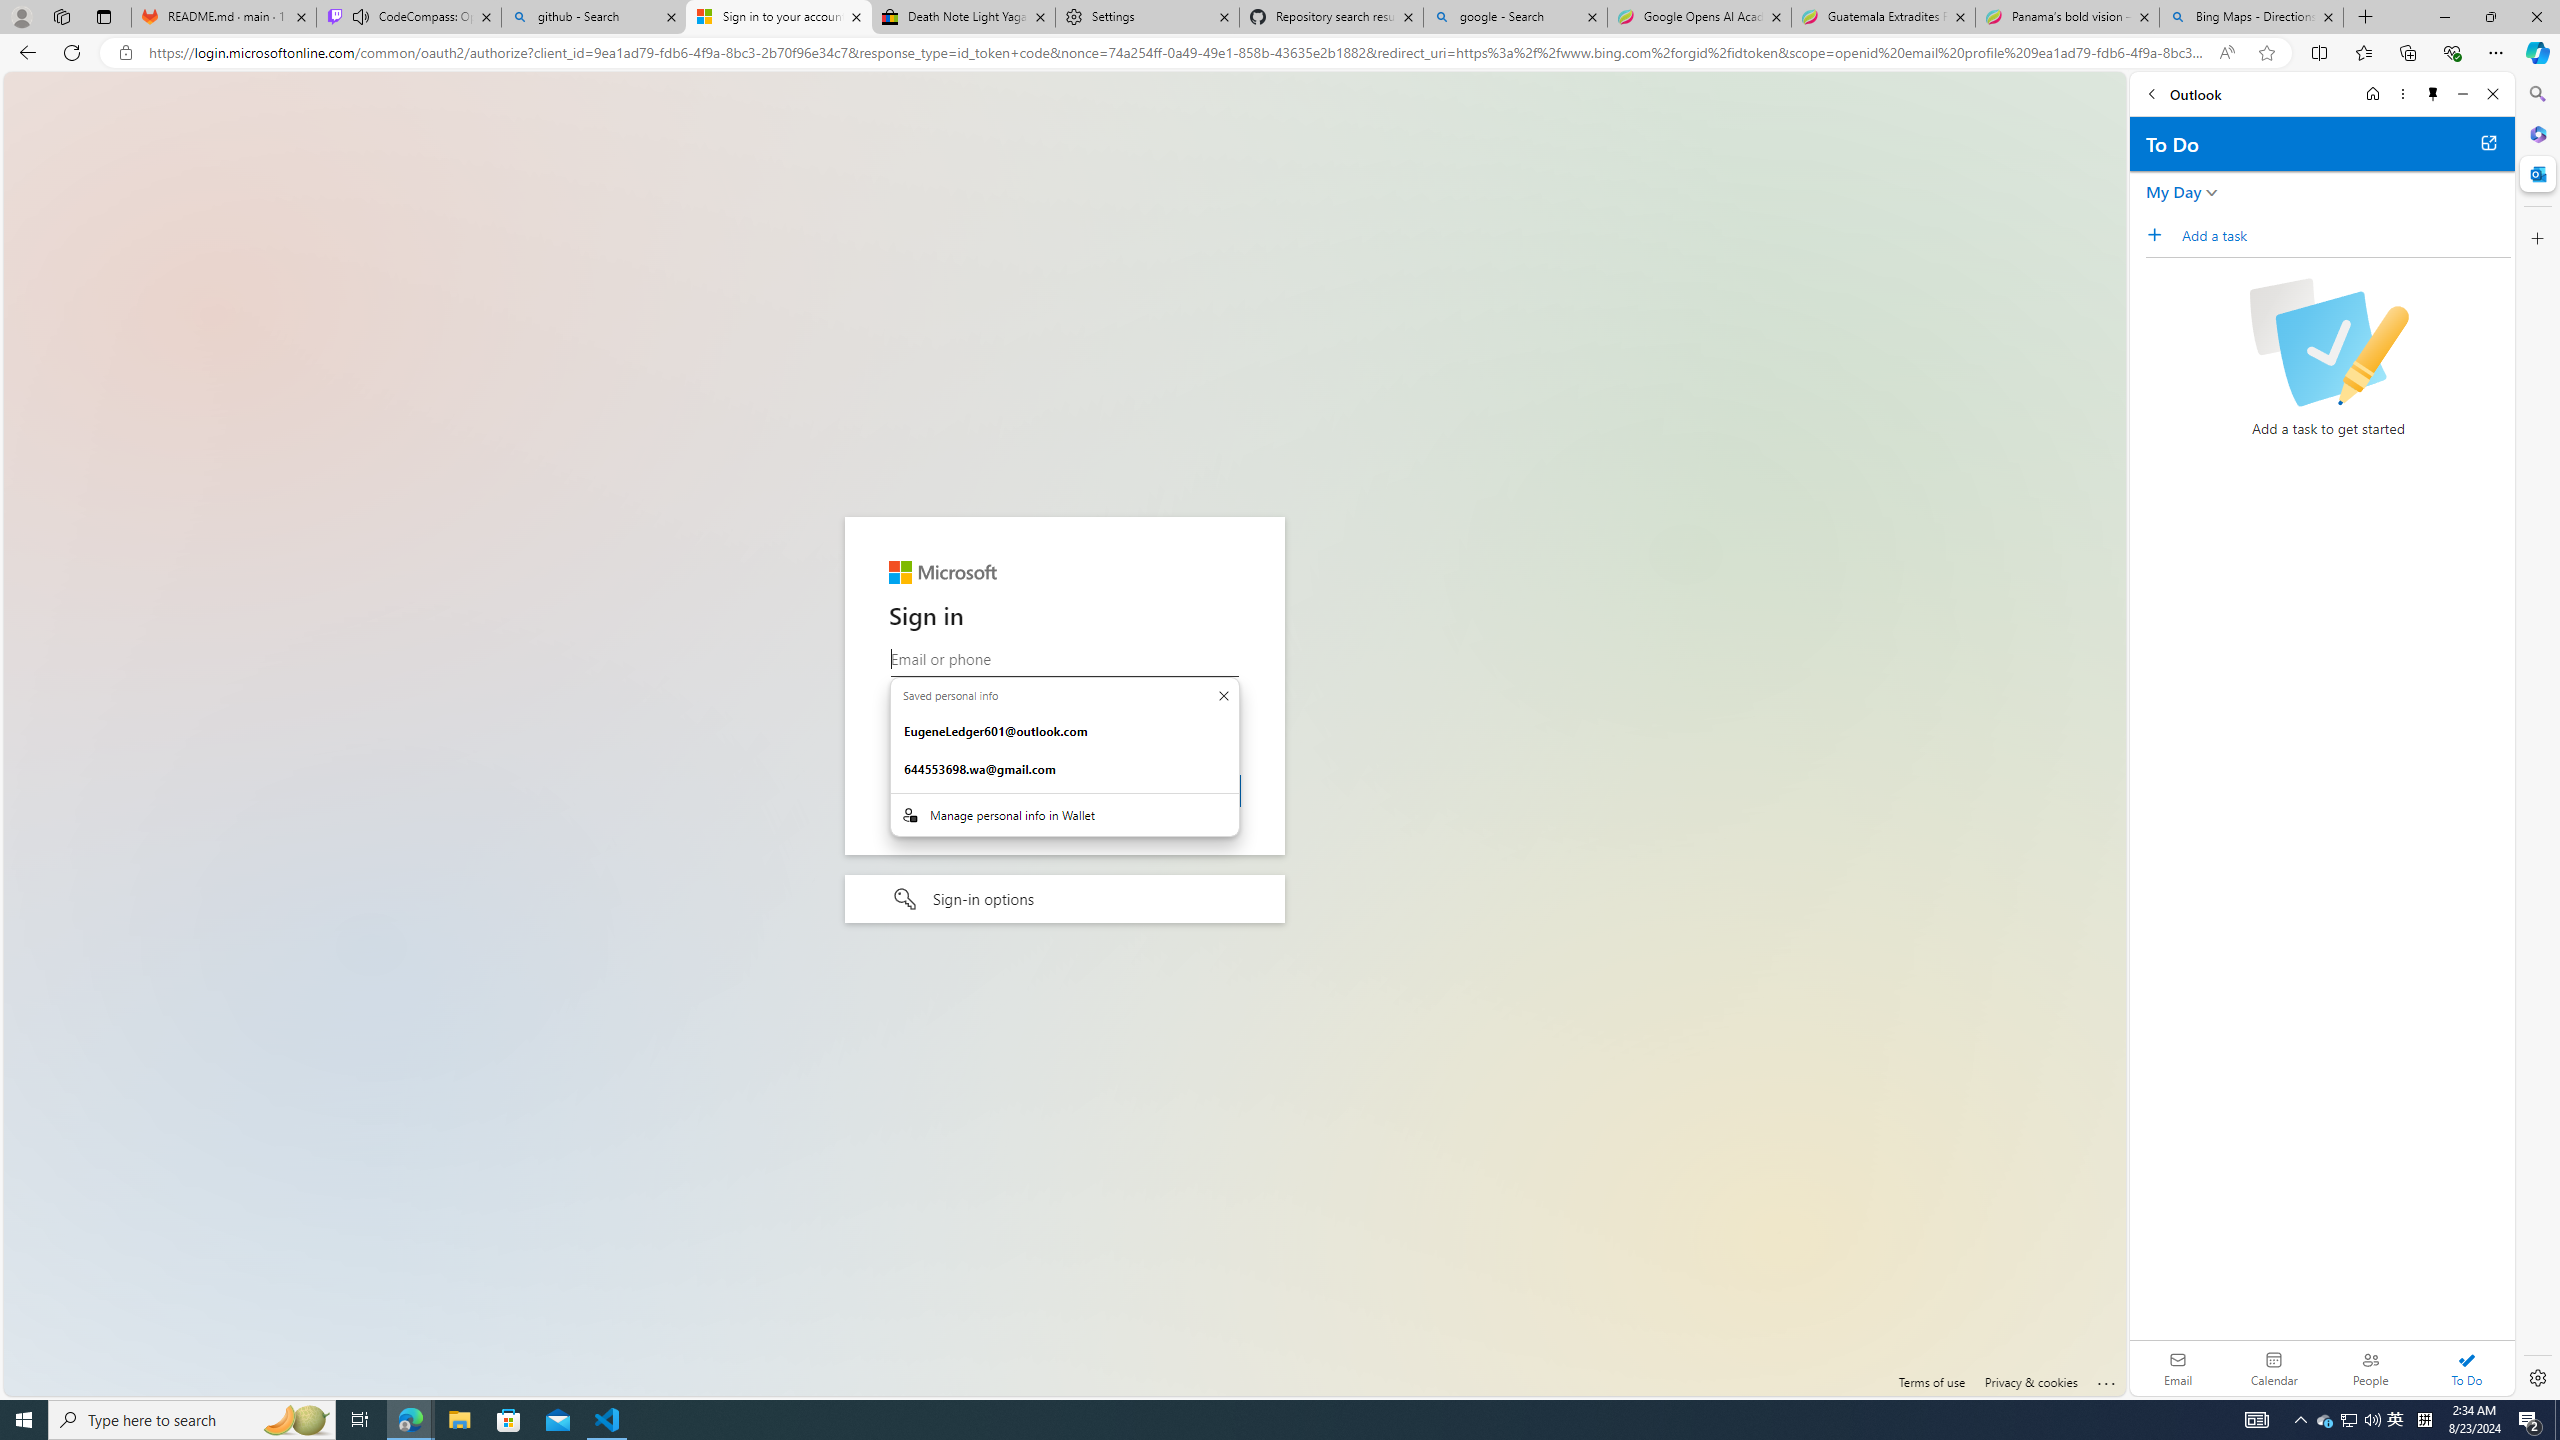 This screenshot has height=1440, width=2560. What do you see at coordinates (2274, 1367) in the screenshot?
I see `'Calendar. Date today is 22'` at bounding box center [2274, 1367].